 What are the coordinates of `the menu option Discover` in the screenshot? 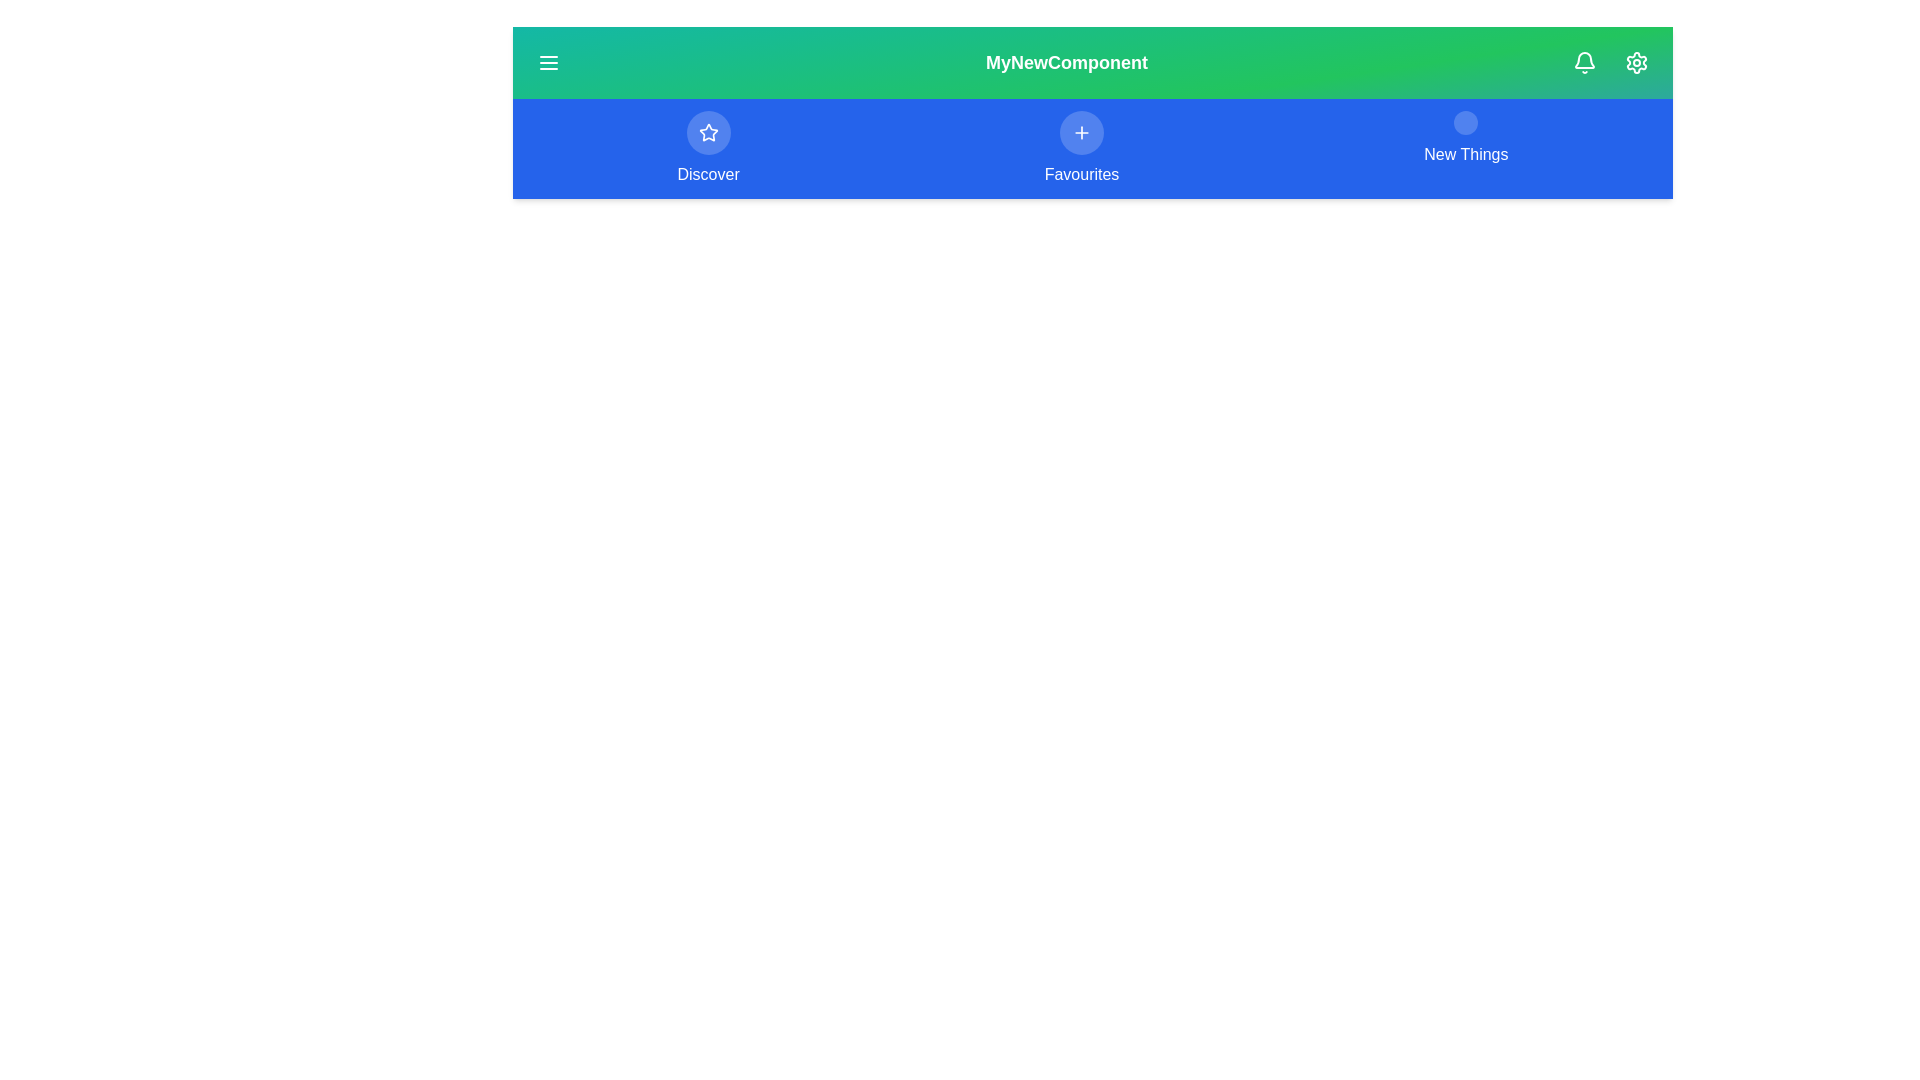 It's located at (708, 148).